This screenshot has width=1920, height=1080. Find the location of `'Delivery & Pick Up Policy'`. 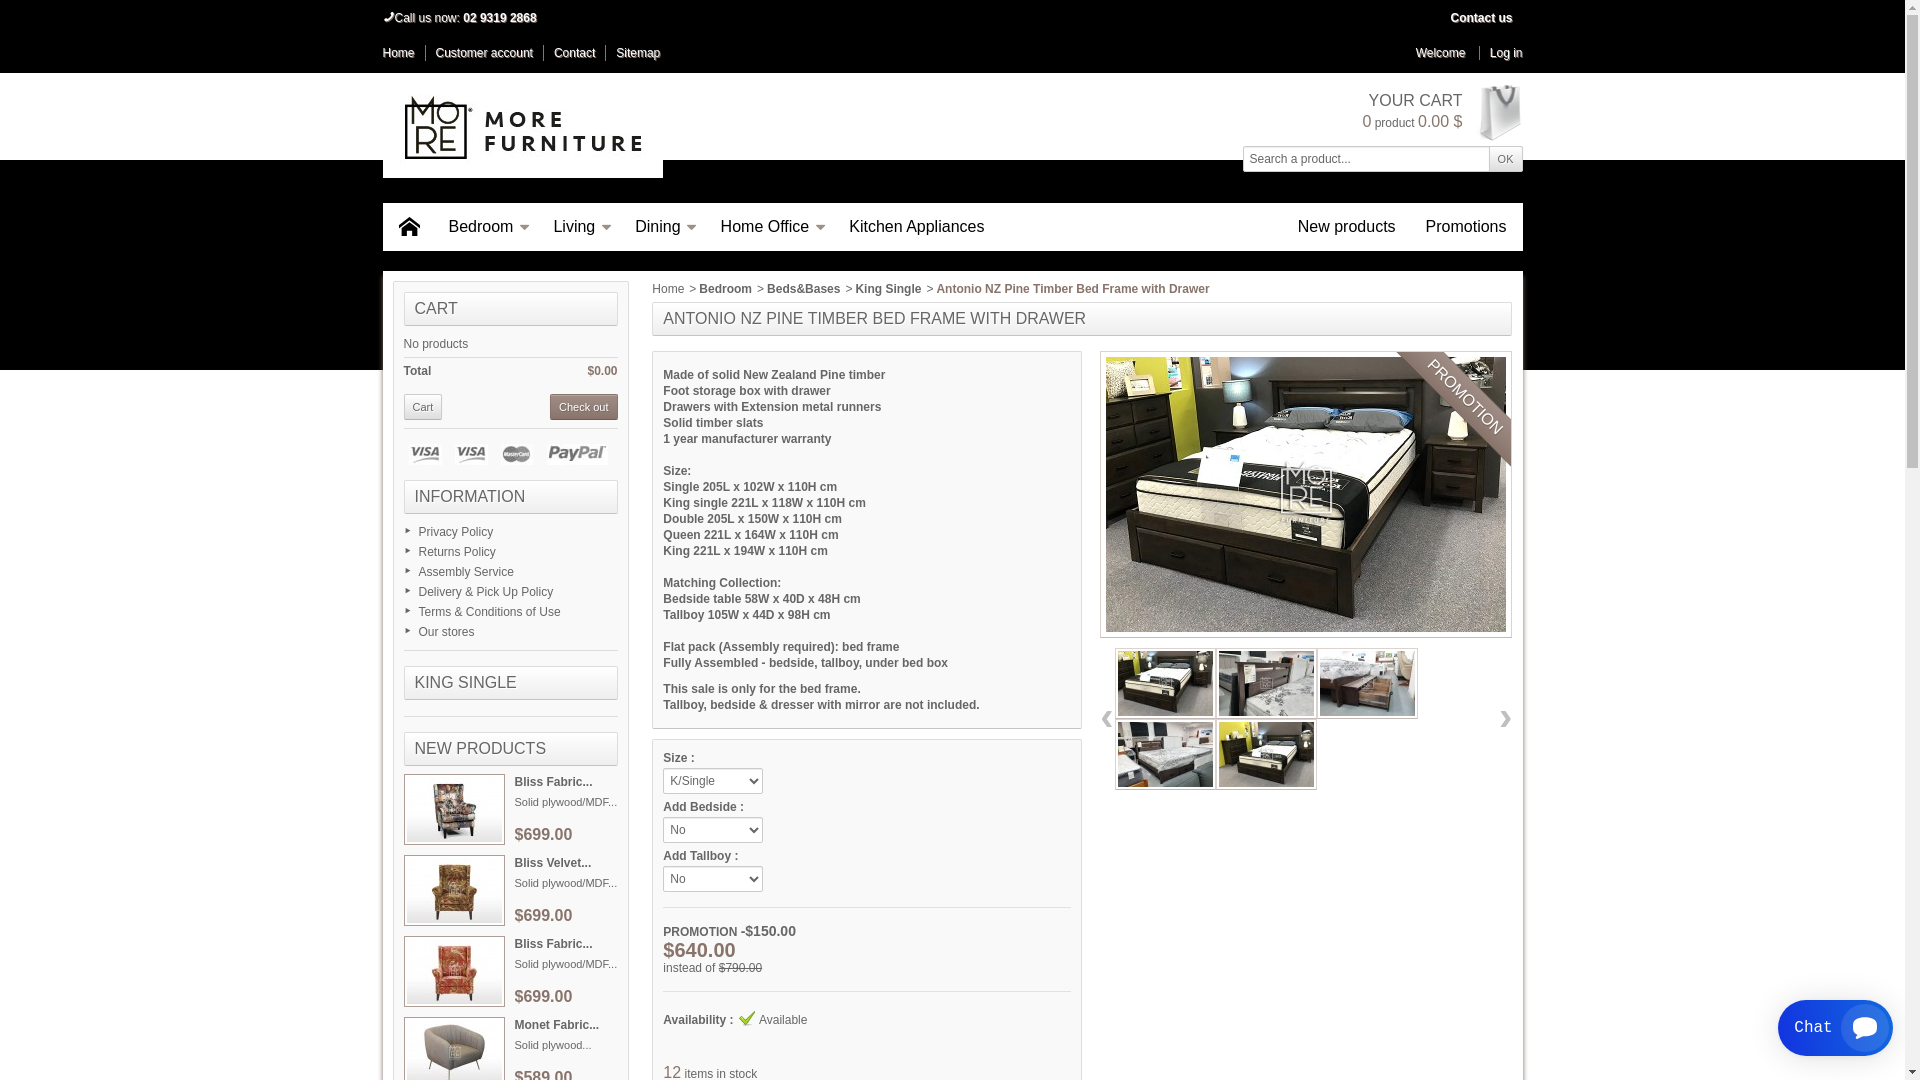

'Delivery & Pick Up Policy' is located at coordinates (485, 590).